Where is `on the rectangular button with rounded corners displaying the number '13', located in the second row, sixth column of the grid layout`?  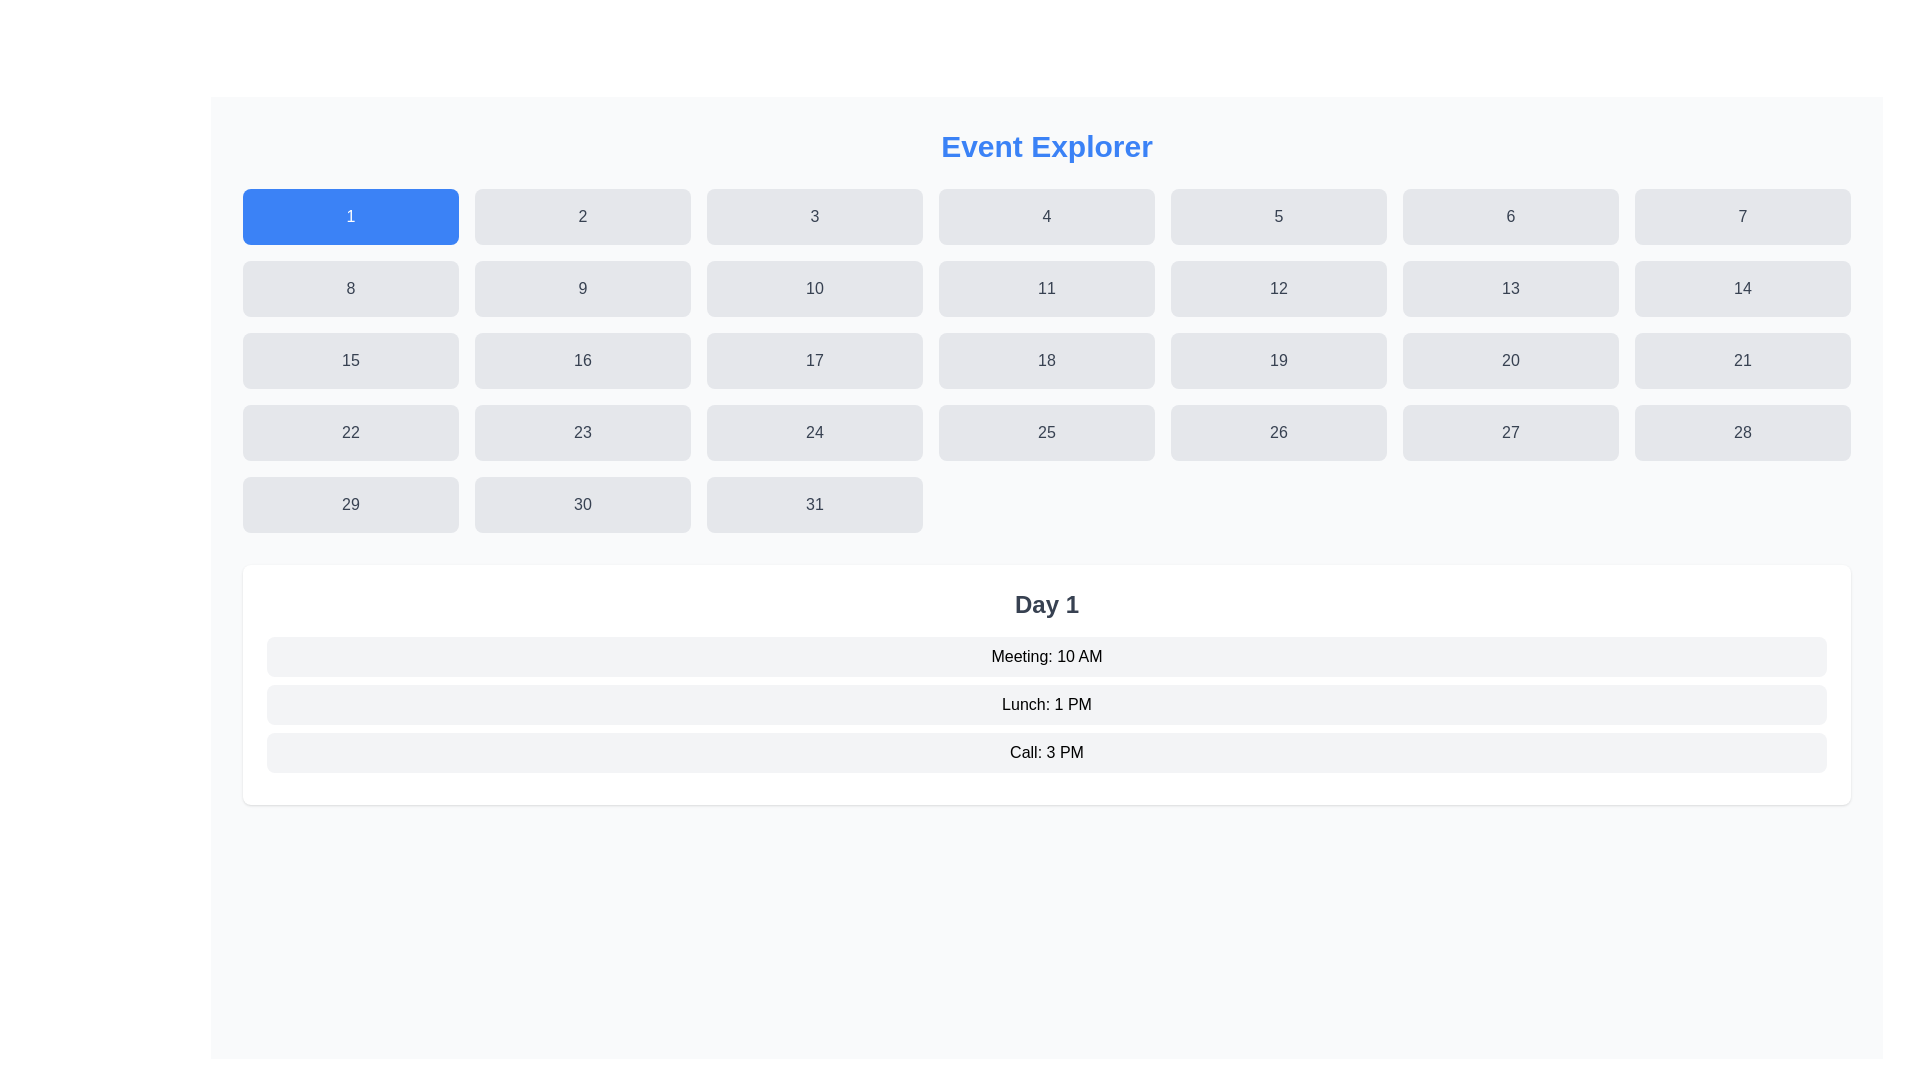 on the rectangular button with rounded corners displaying the number '13', located in the second row, sixth column of the grid layout is located at coordinates (1511, 289).